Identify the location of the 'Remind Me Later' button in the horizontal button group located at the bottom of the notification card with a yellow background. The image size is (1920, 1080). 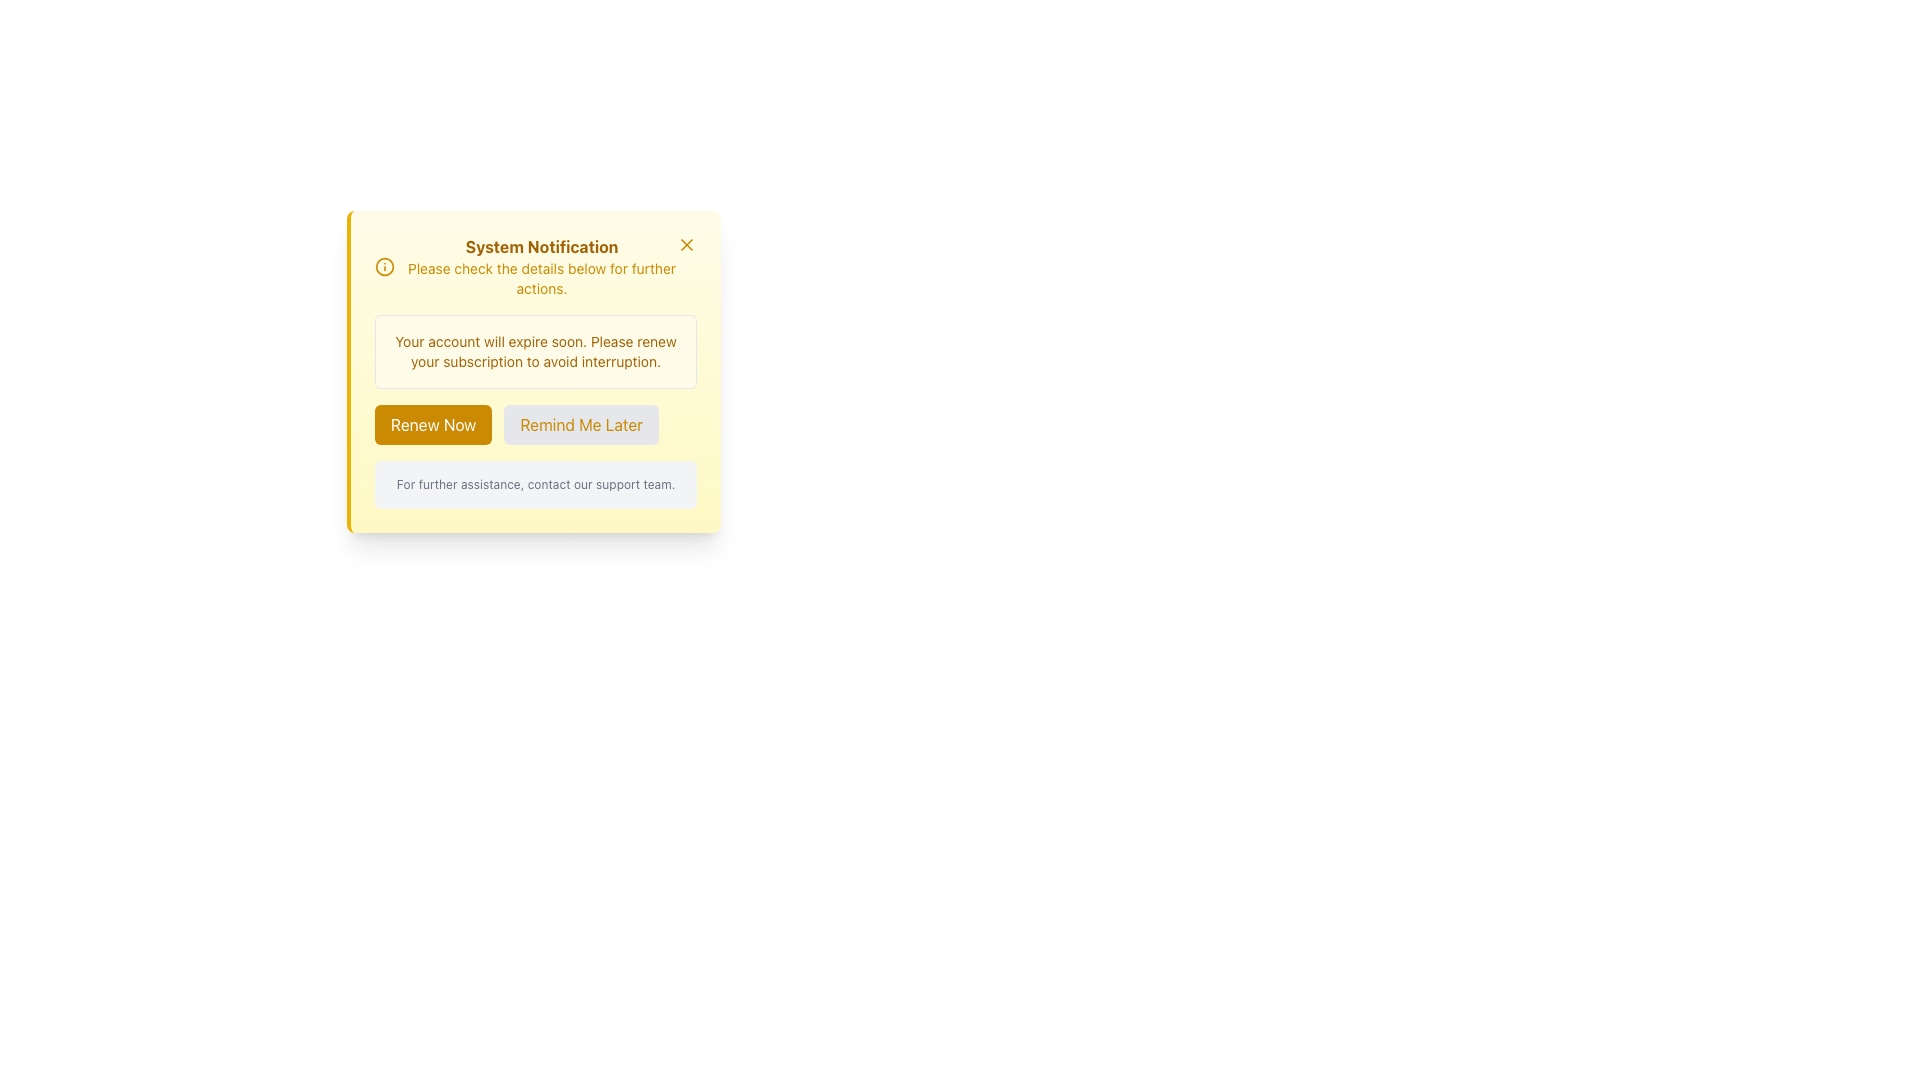
(536, 423).